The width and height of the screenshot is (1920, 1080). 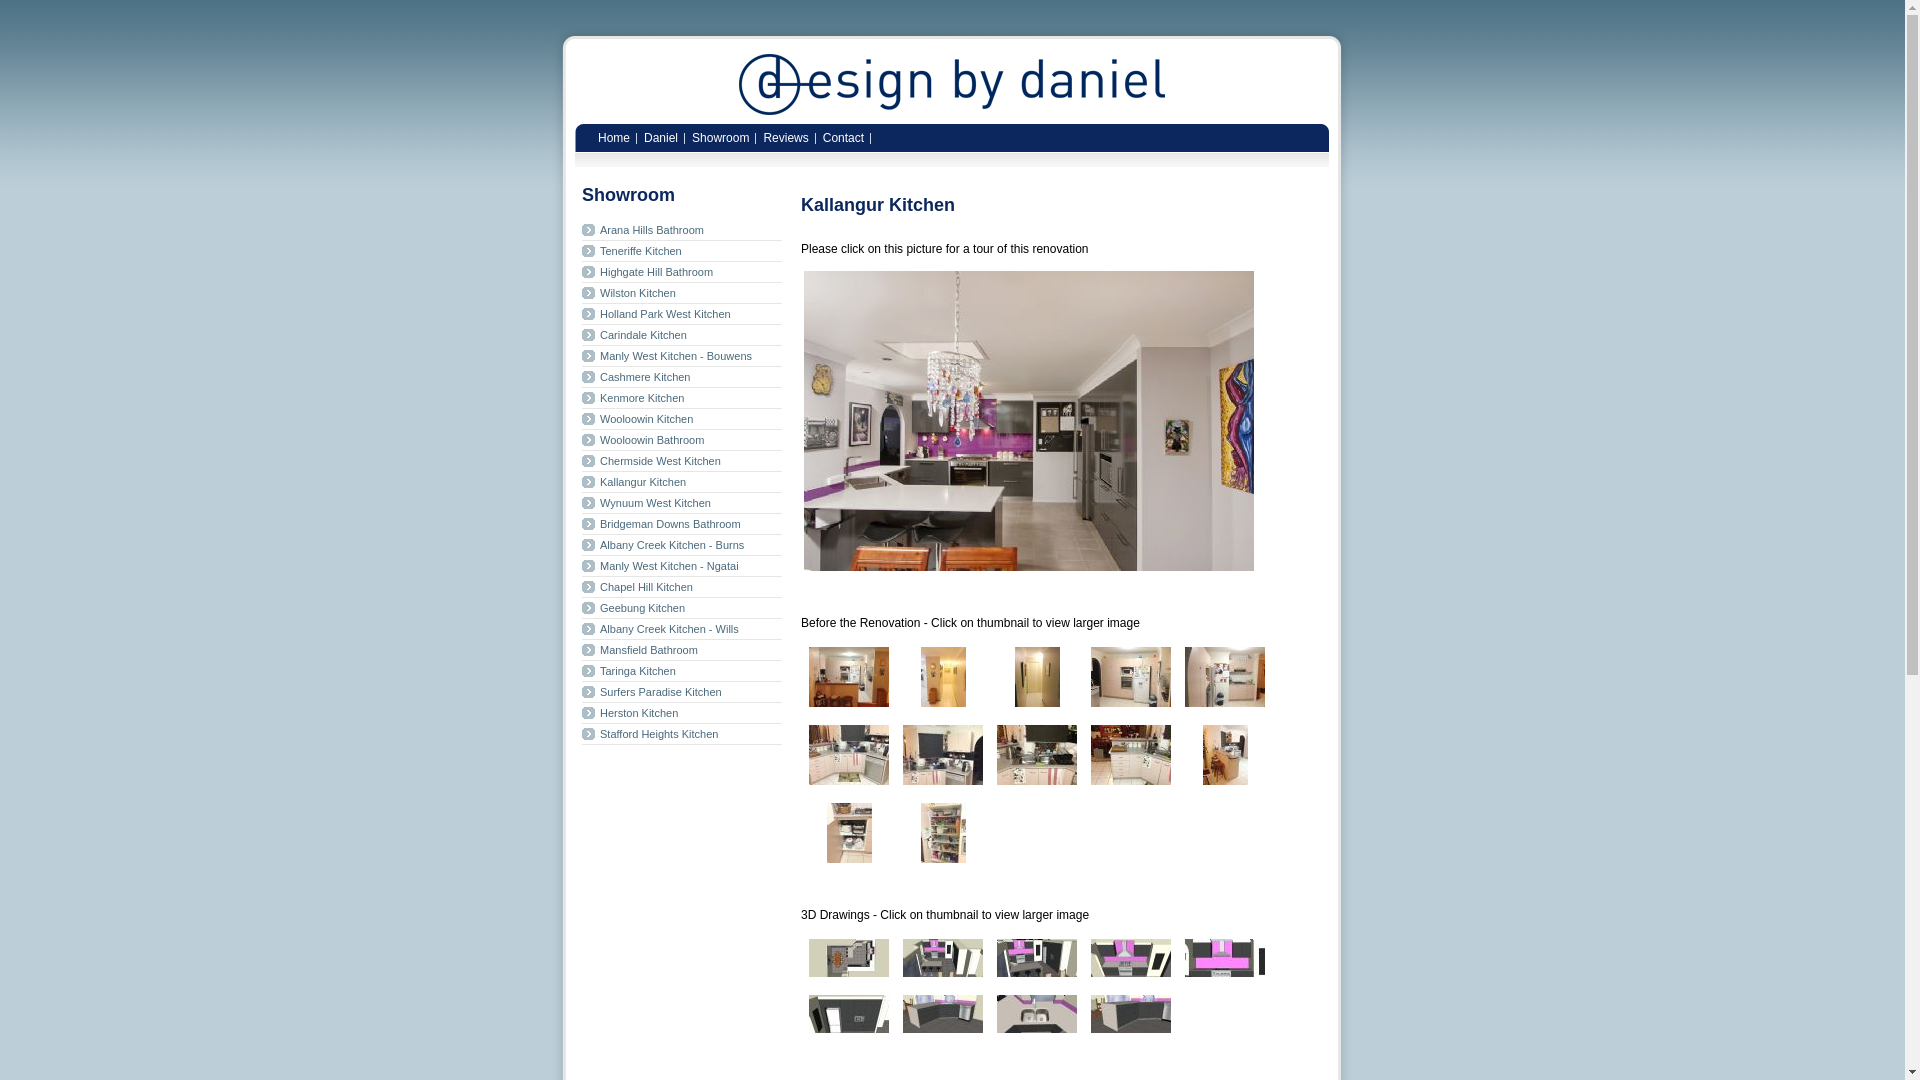 I want to click on 'Herston Kitchen', so click(x=580, y=712).